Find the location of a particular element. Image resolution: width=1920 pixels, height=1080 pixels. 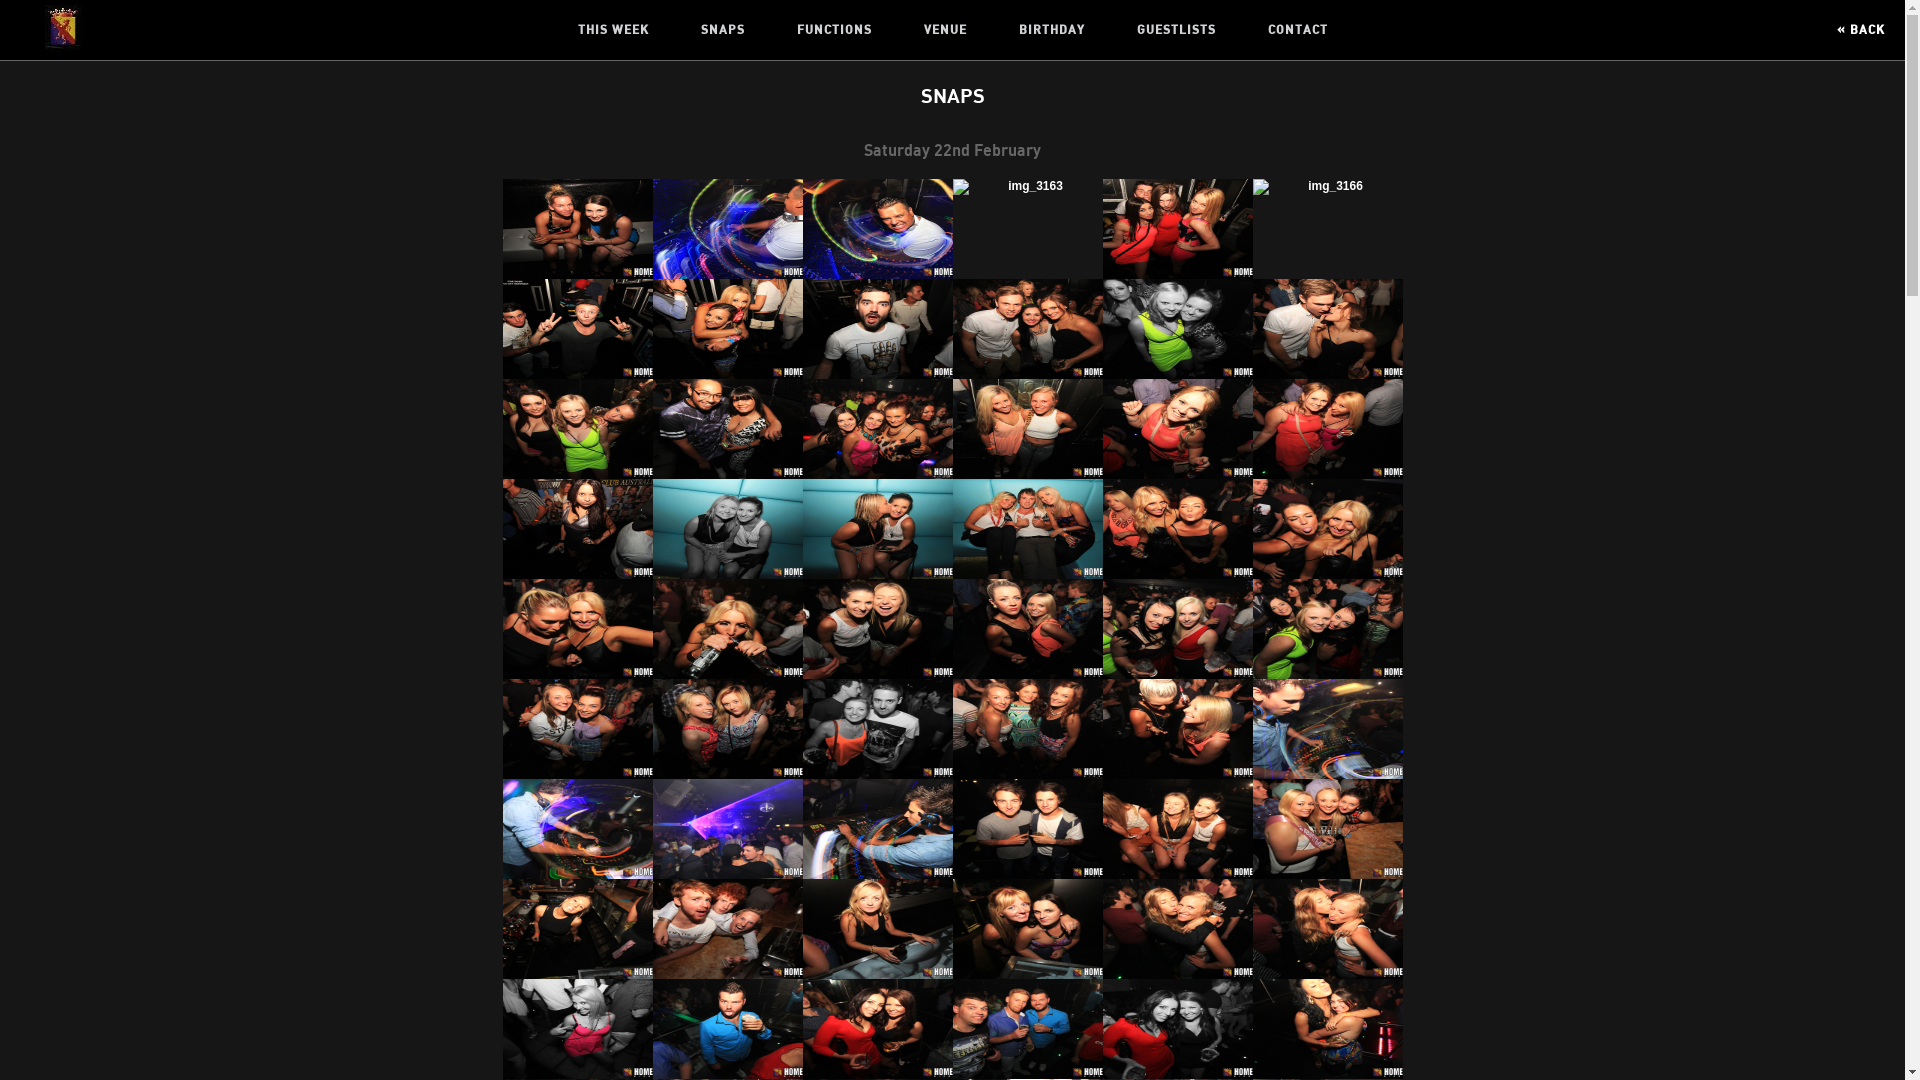

' ' is located at coordinates (502, 829).